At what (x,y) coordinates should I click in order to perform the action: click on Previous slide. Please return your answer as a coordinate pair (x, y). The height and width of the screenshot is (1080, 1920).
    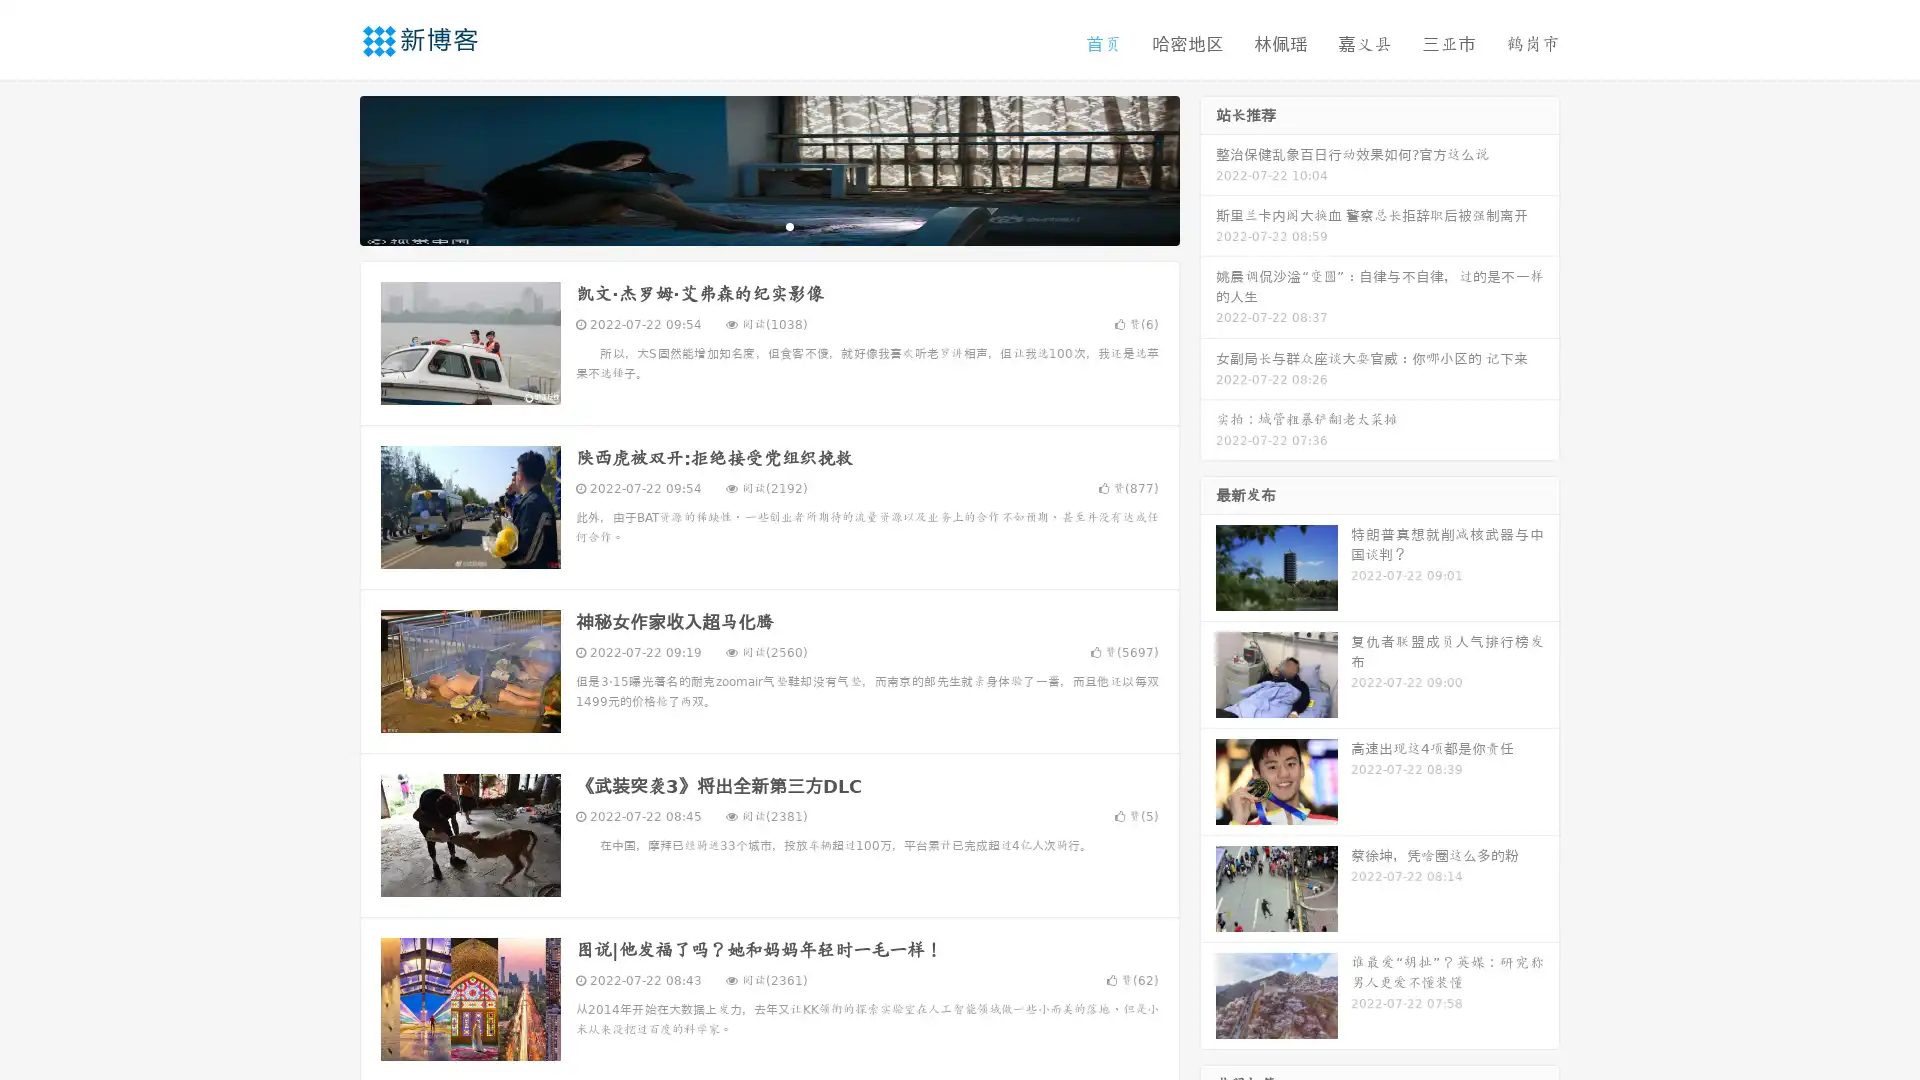
    Looking at the image, I should click on (330, 168).